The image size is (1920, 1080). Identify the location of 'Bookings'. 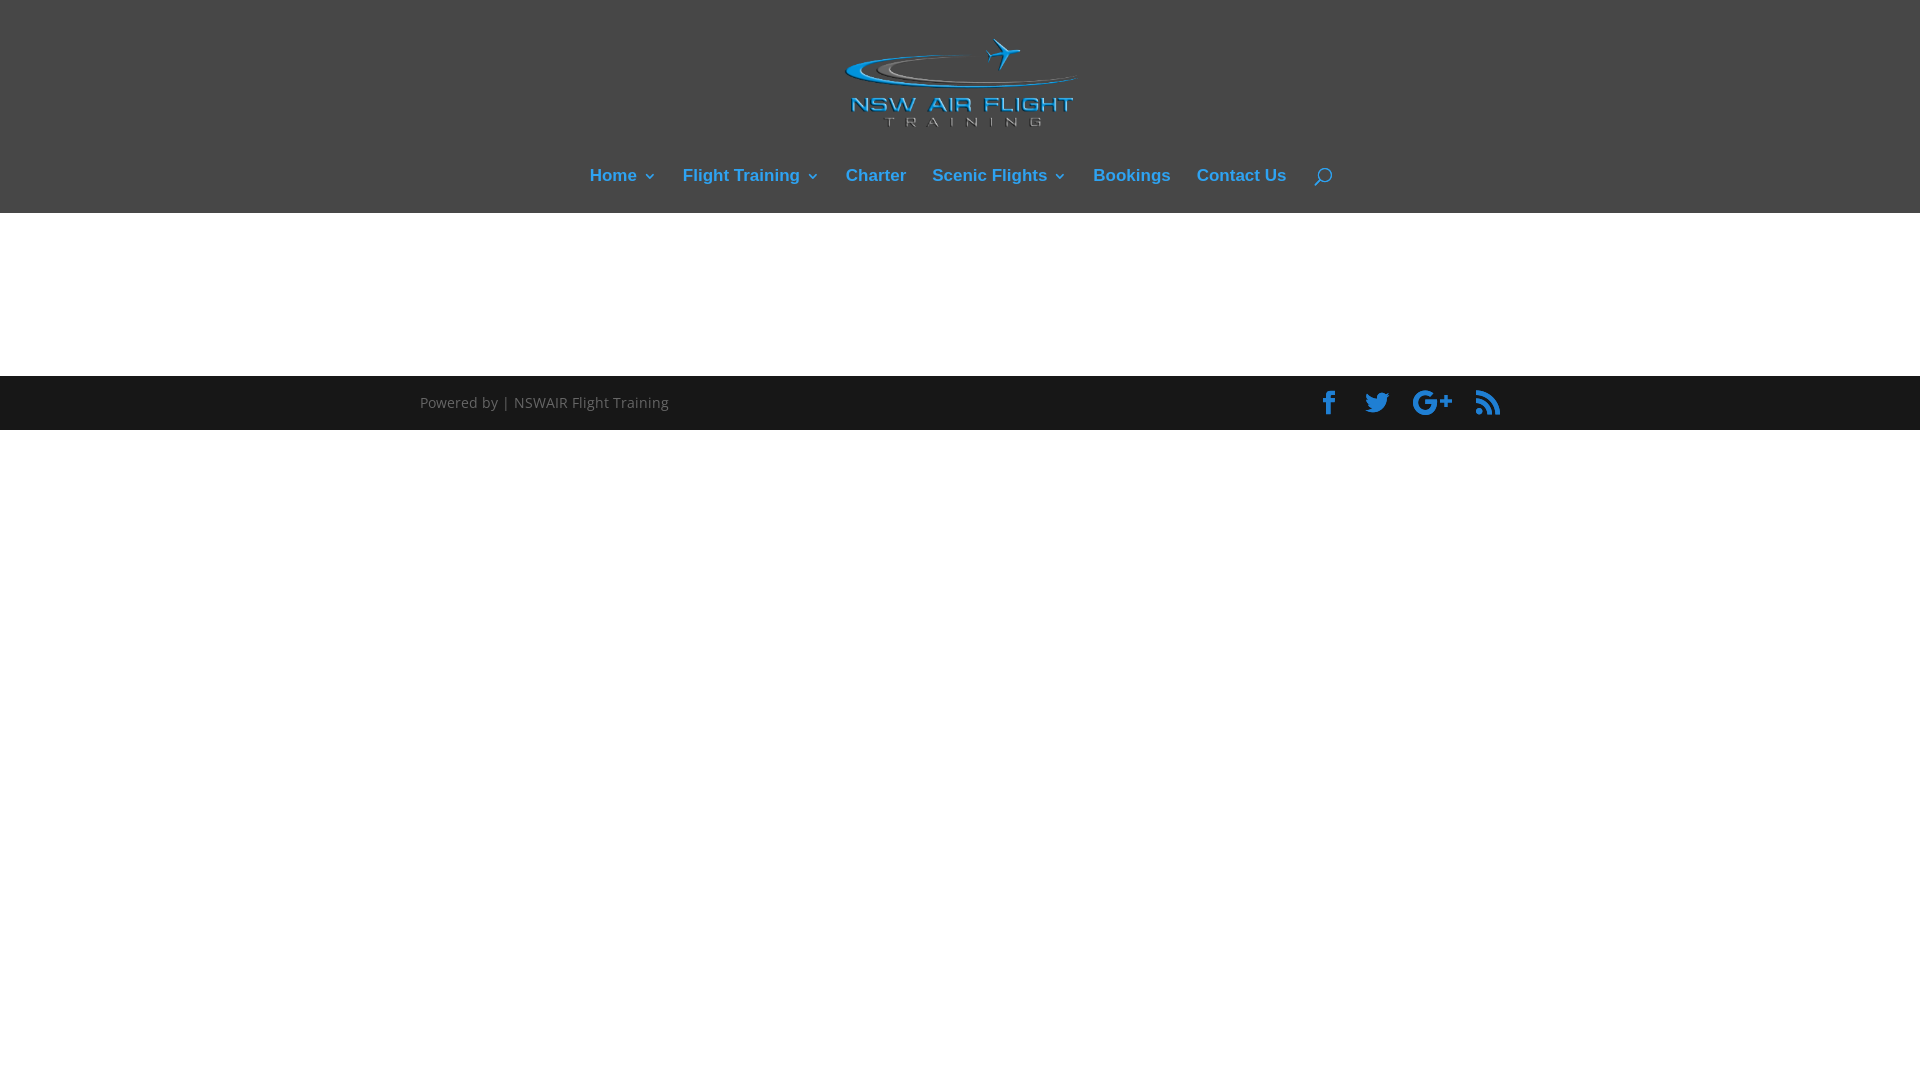
(1131, 191).